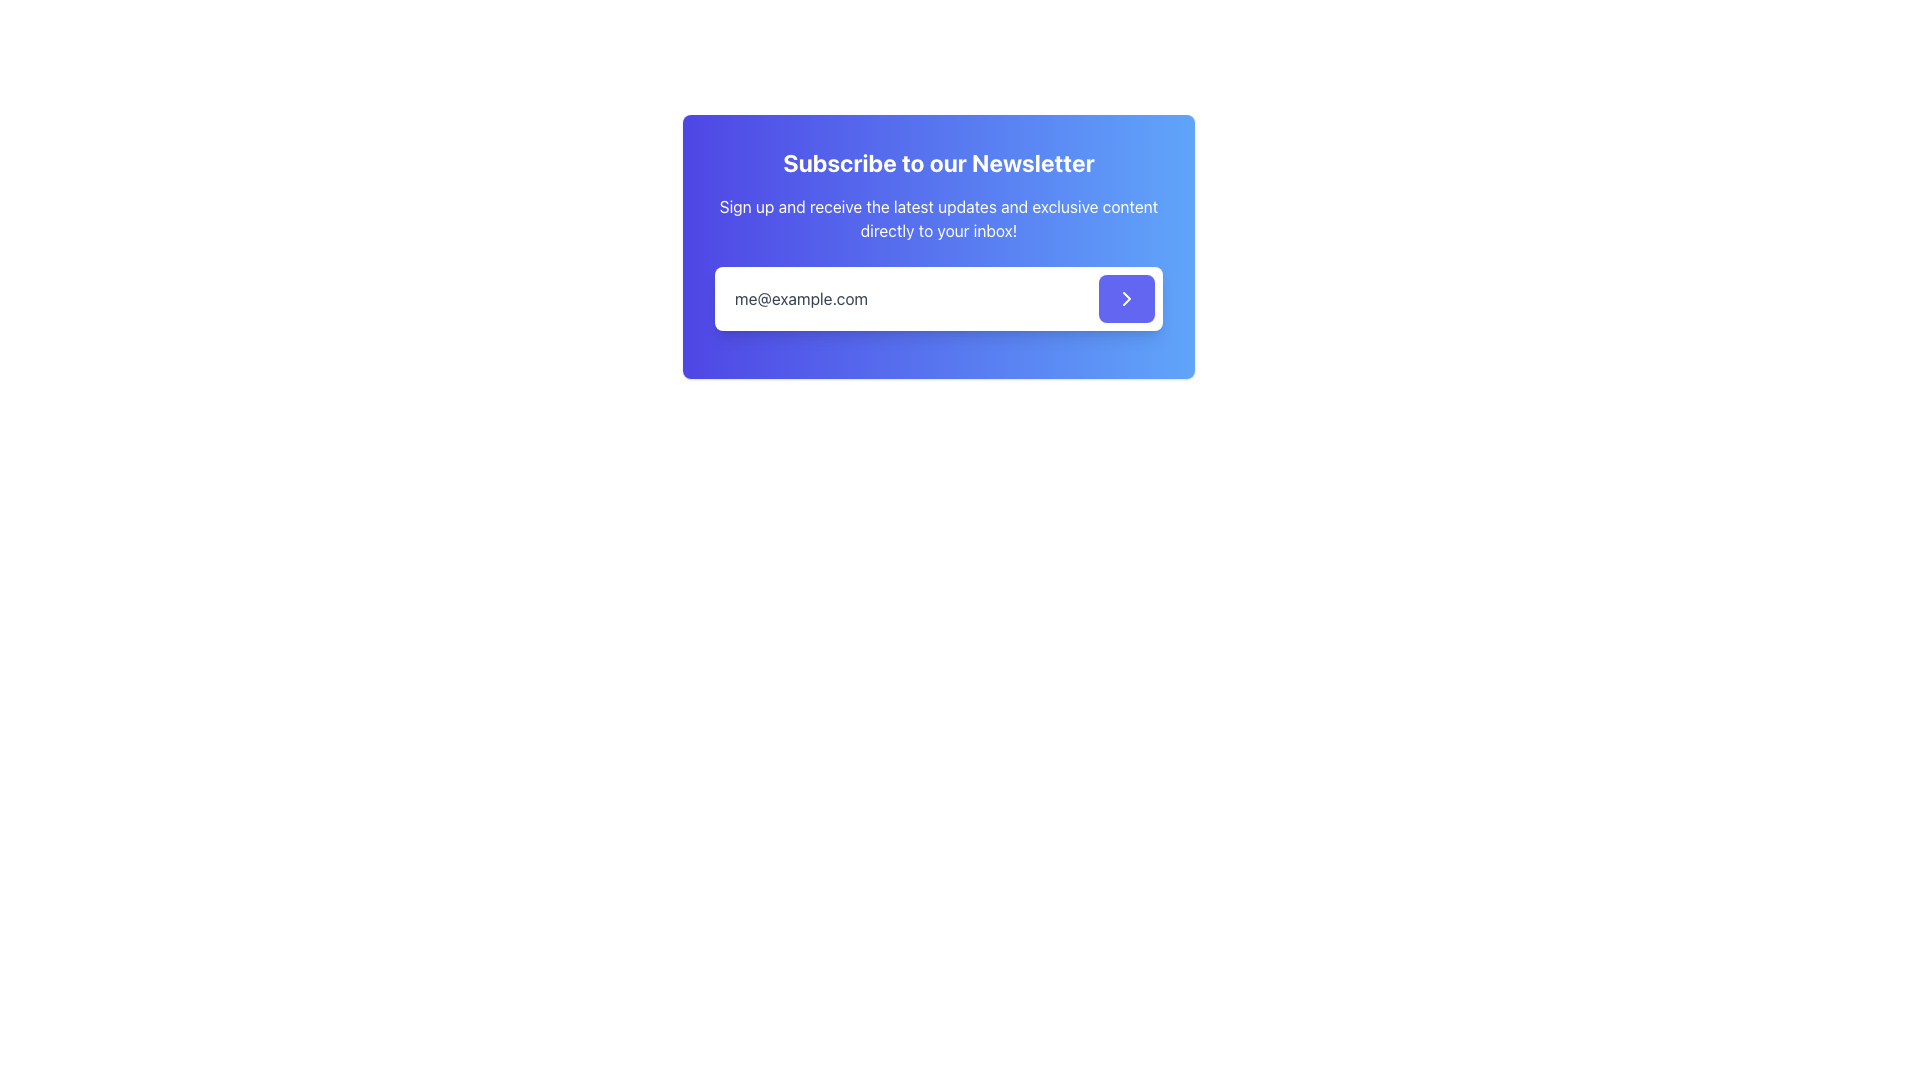 Image resolution: width=1920 pixels, height=1080 pixels. I want to click on the descriptive subtitle text block that provides information about the form's purpose, which is centrally aligned and positioned between the 'Subscribe to our Newsletter' text and an input field, so click(938, 219).